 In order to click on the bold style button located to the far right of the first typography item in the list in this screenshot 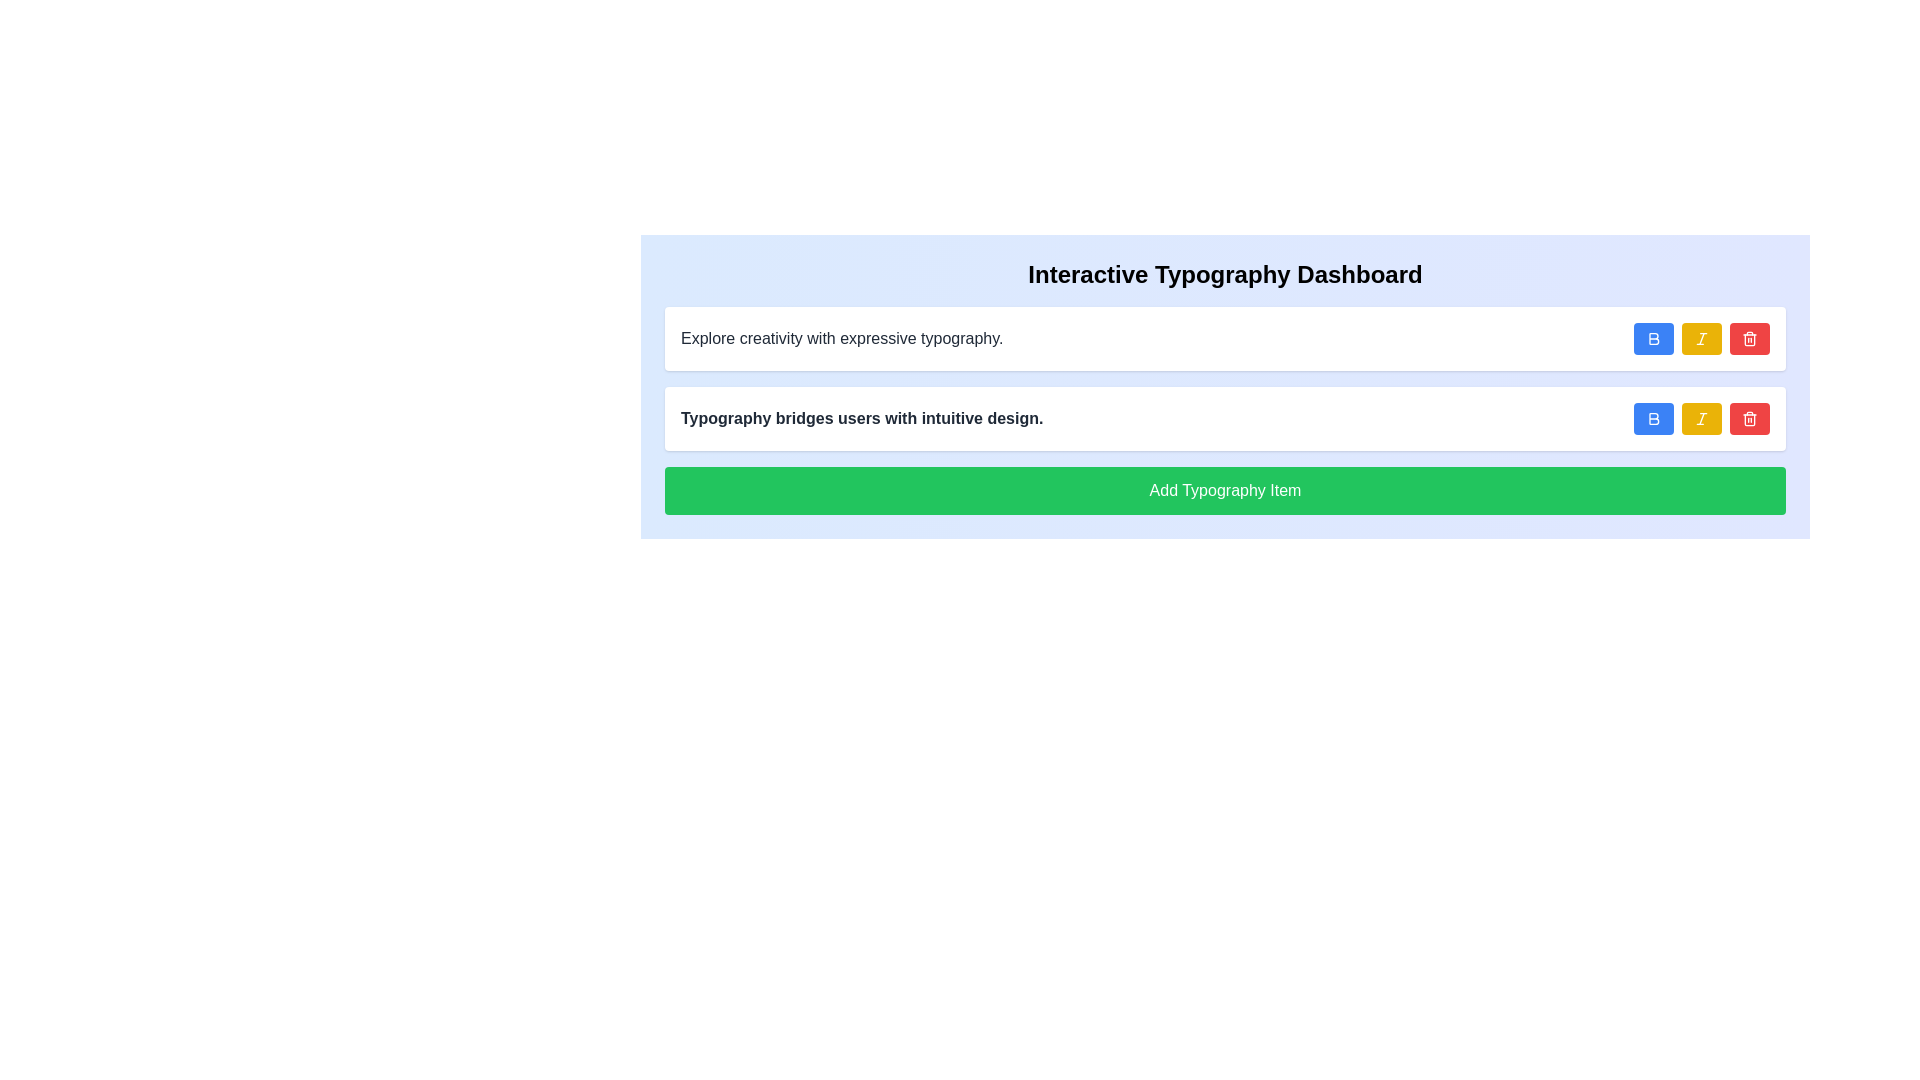, I will do `click(1654, 338)`.